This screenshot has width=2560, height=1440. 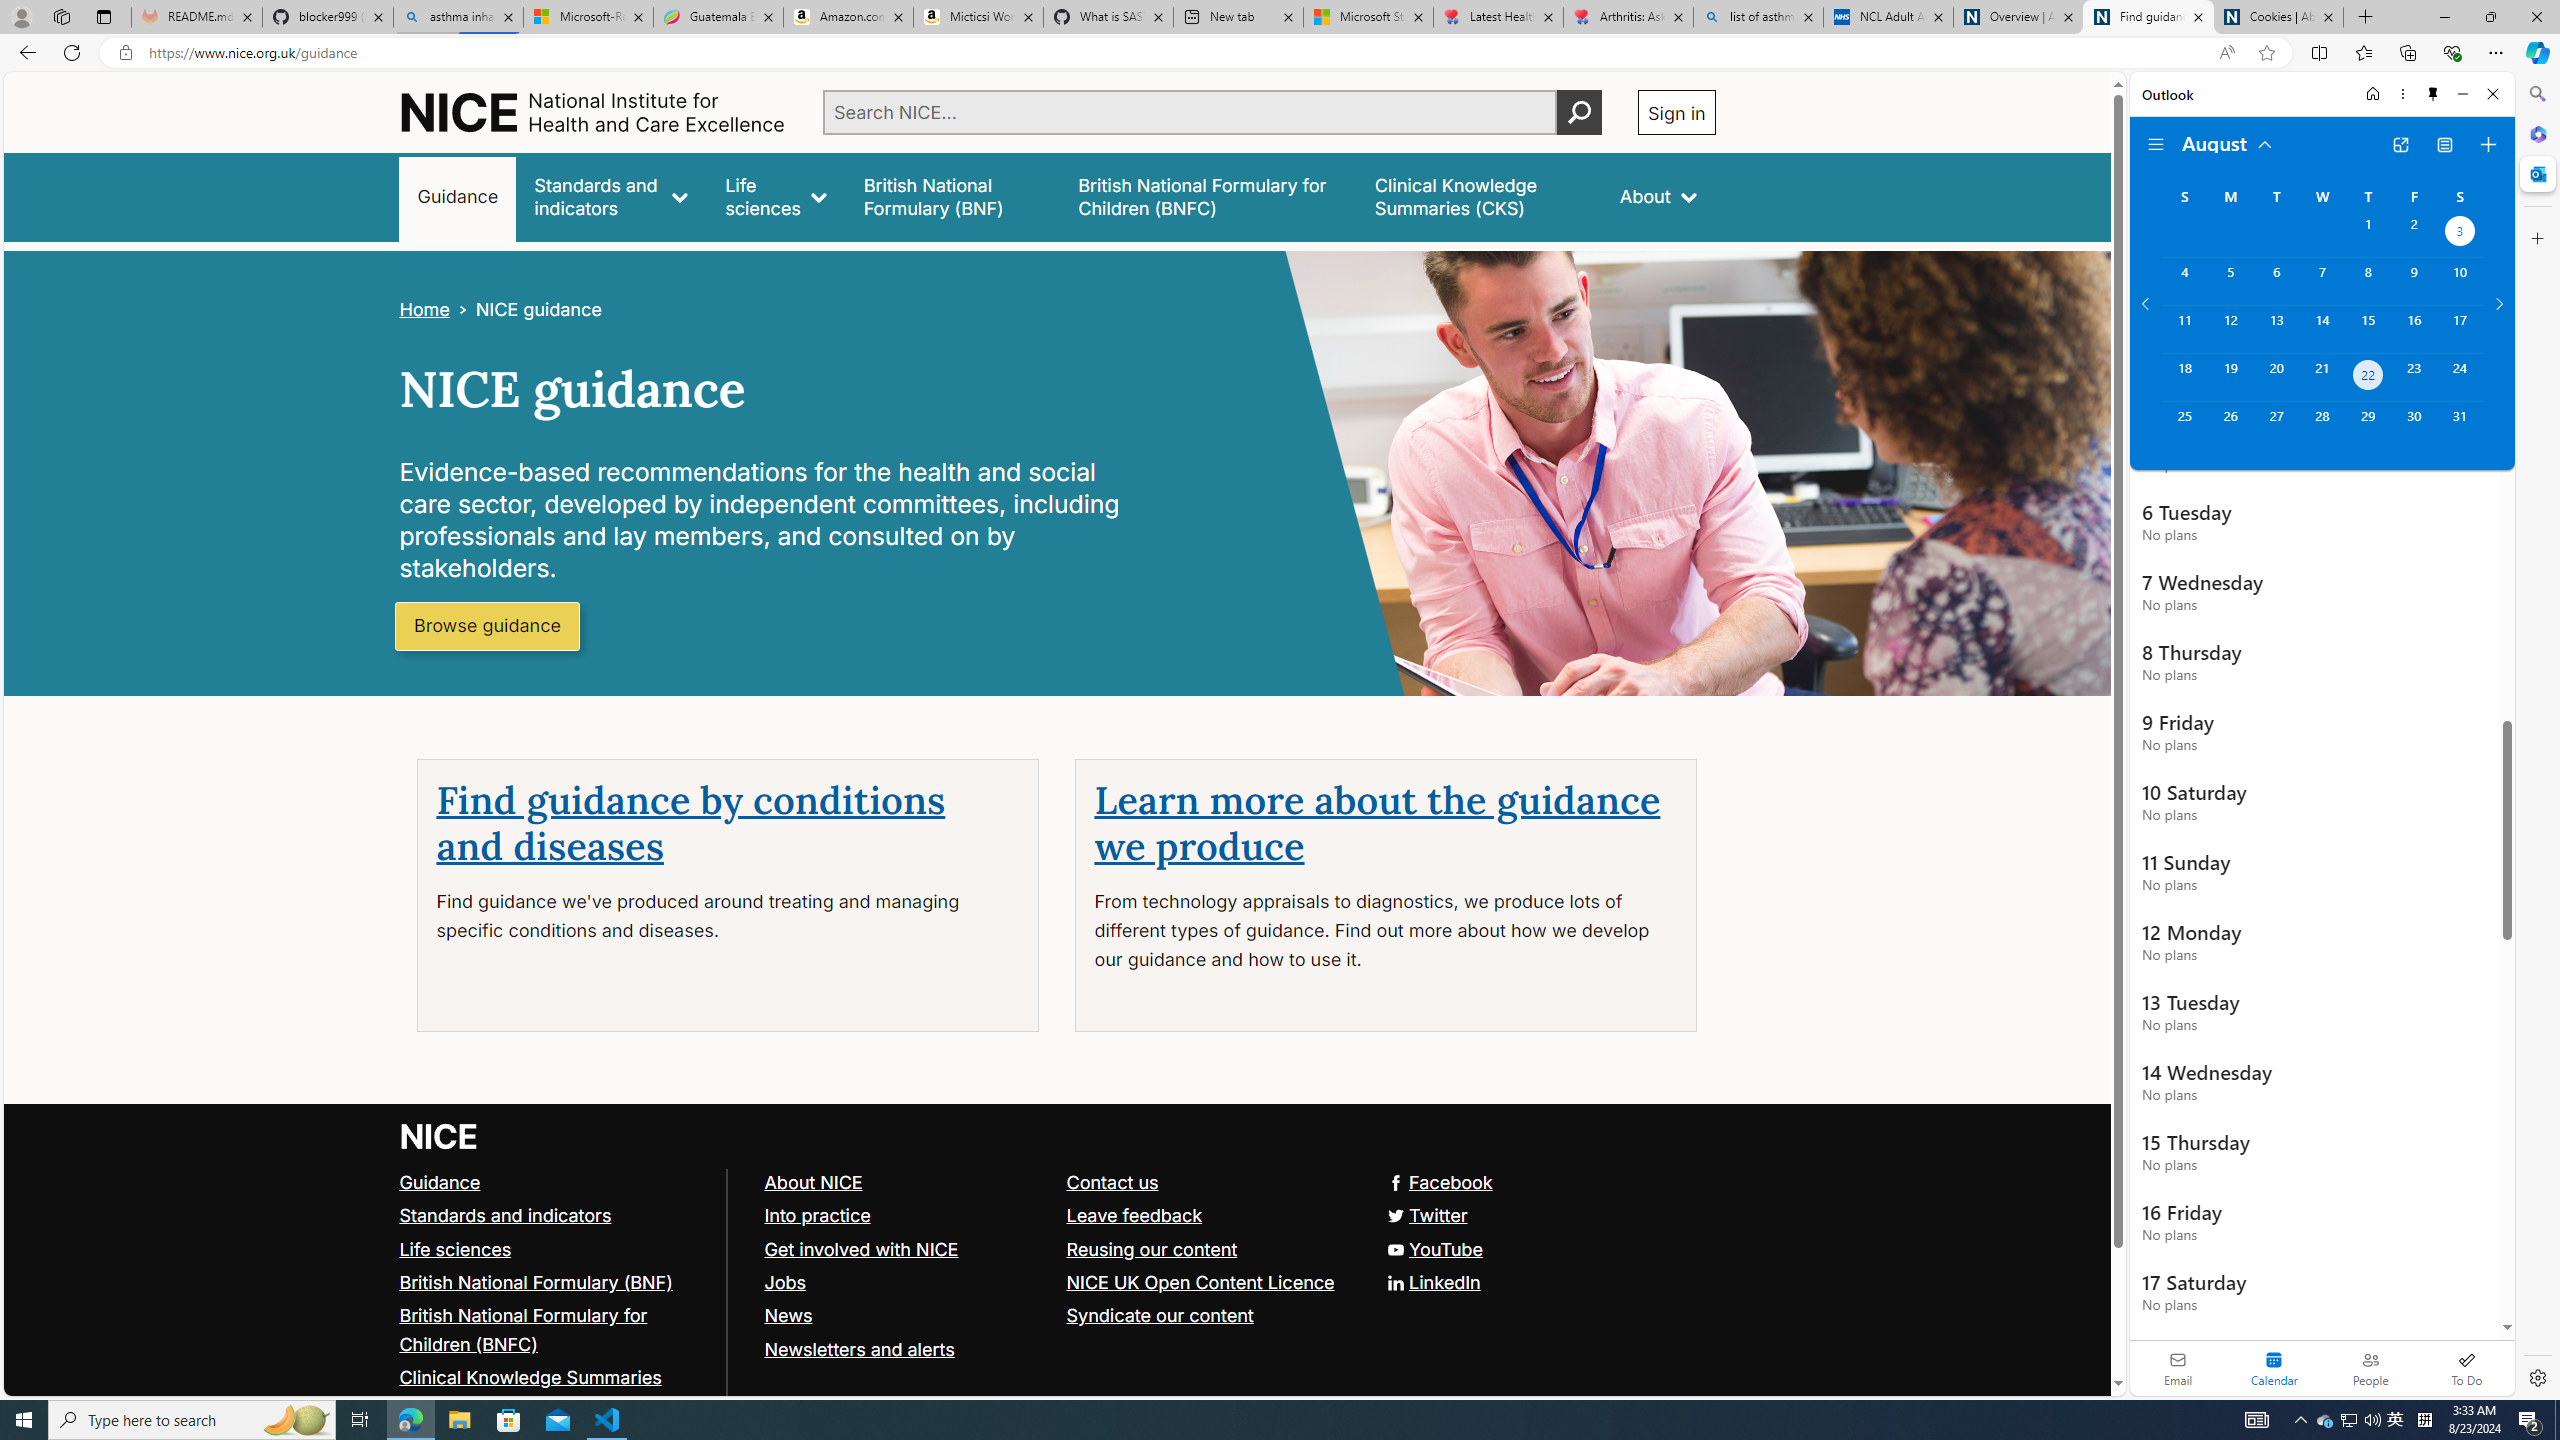 What do you see at coordinates (2495, 51) in the screenshot?
I see `'Settings and more (Alt+F)'` at bounding box center [2495, 51].